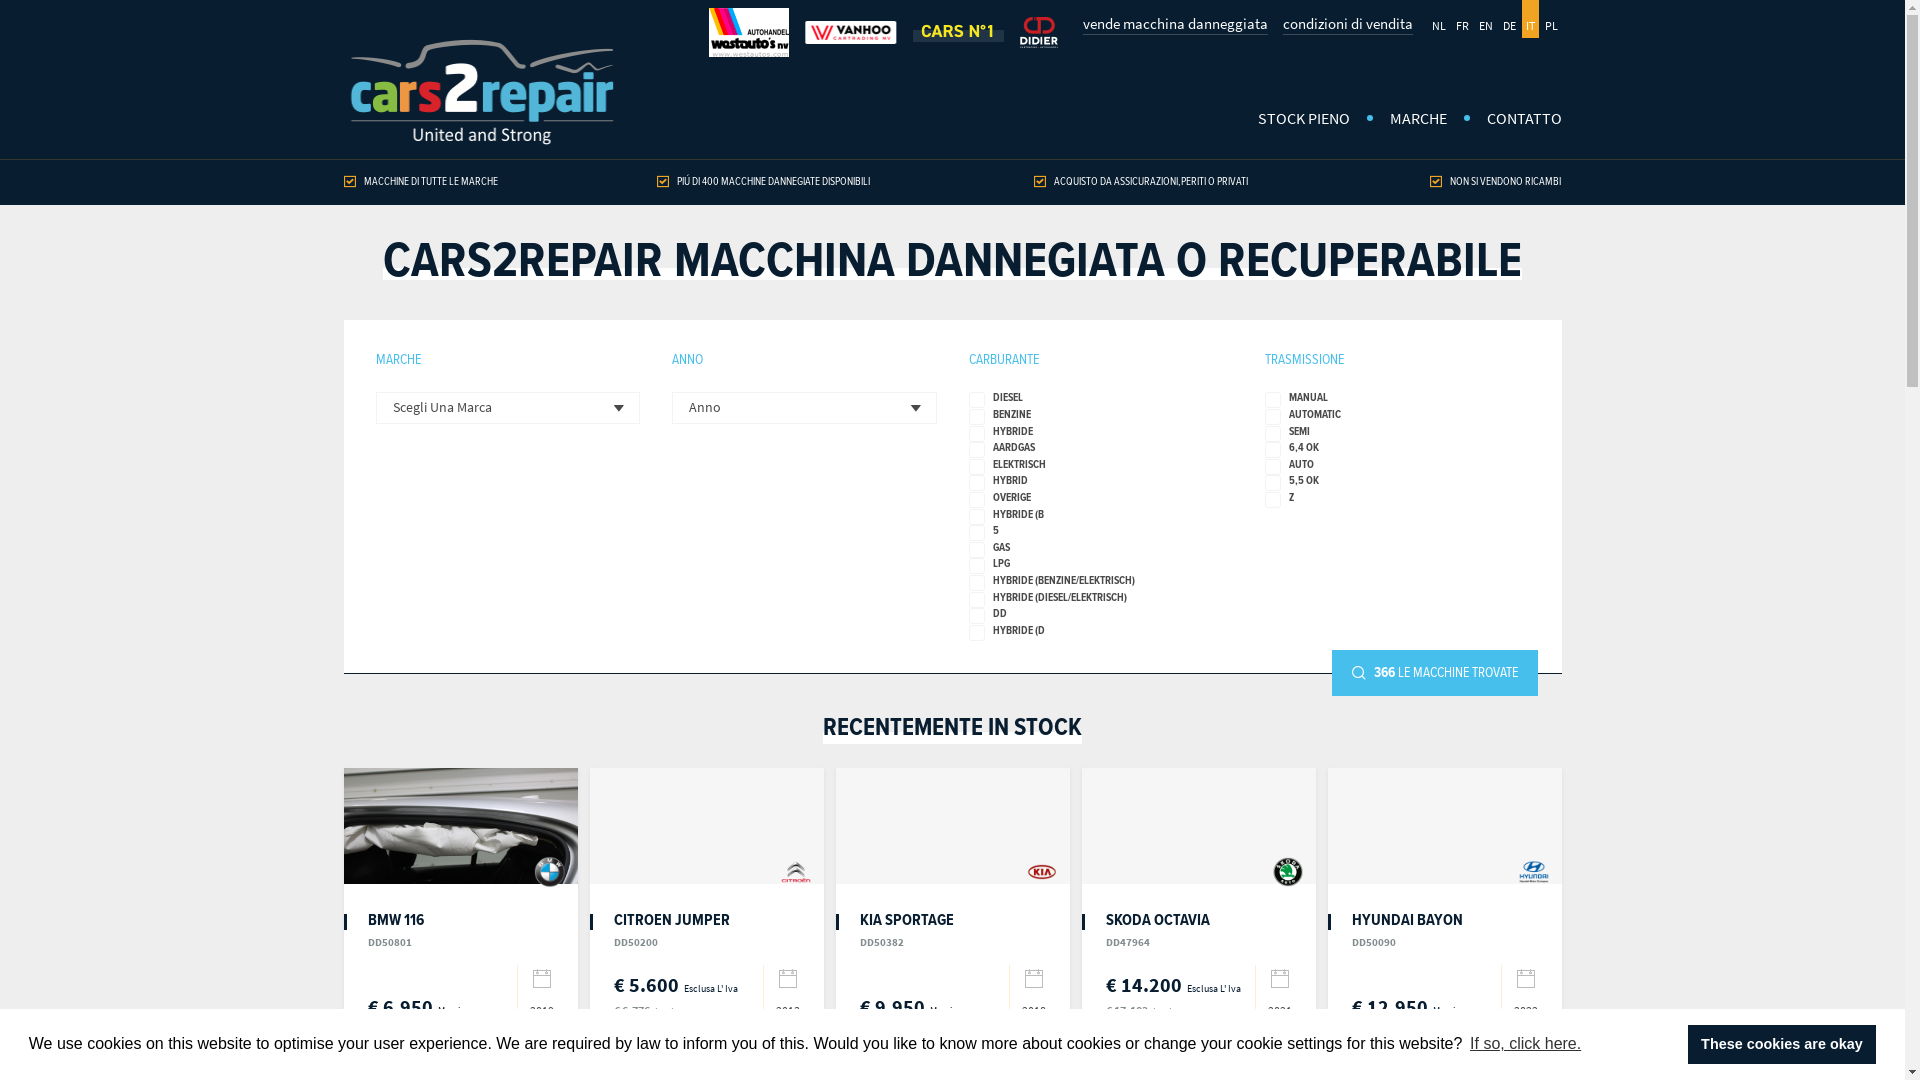 This screenshot has height=1080, width=1920. I want to click on 'KIA SPORTAGE, so click(859, 929).